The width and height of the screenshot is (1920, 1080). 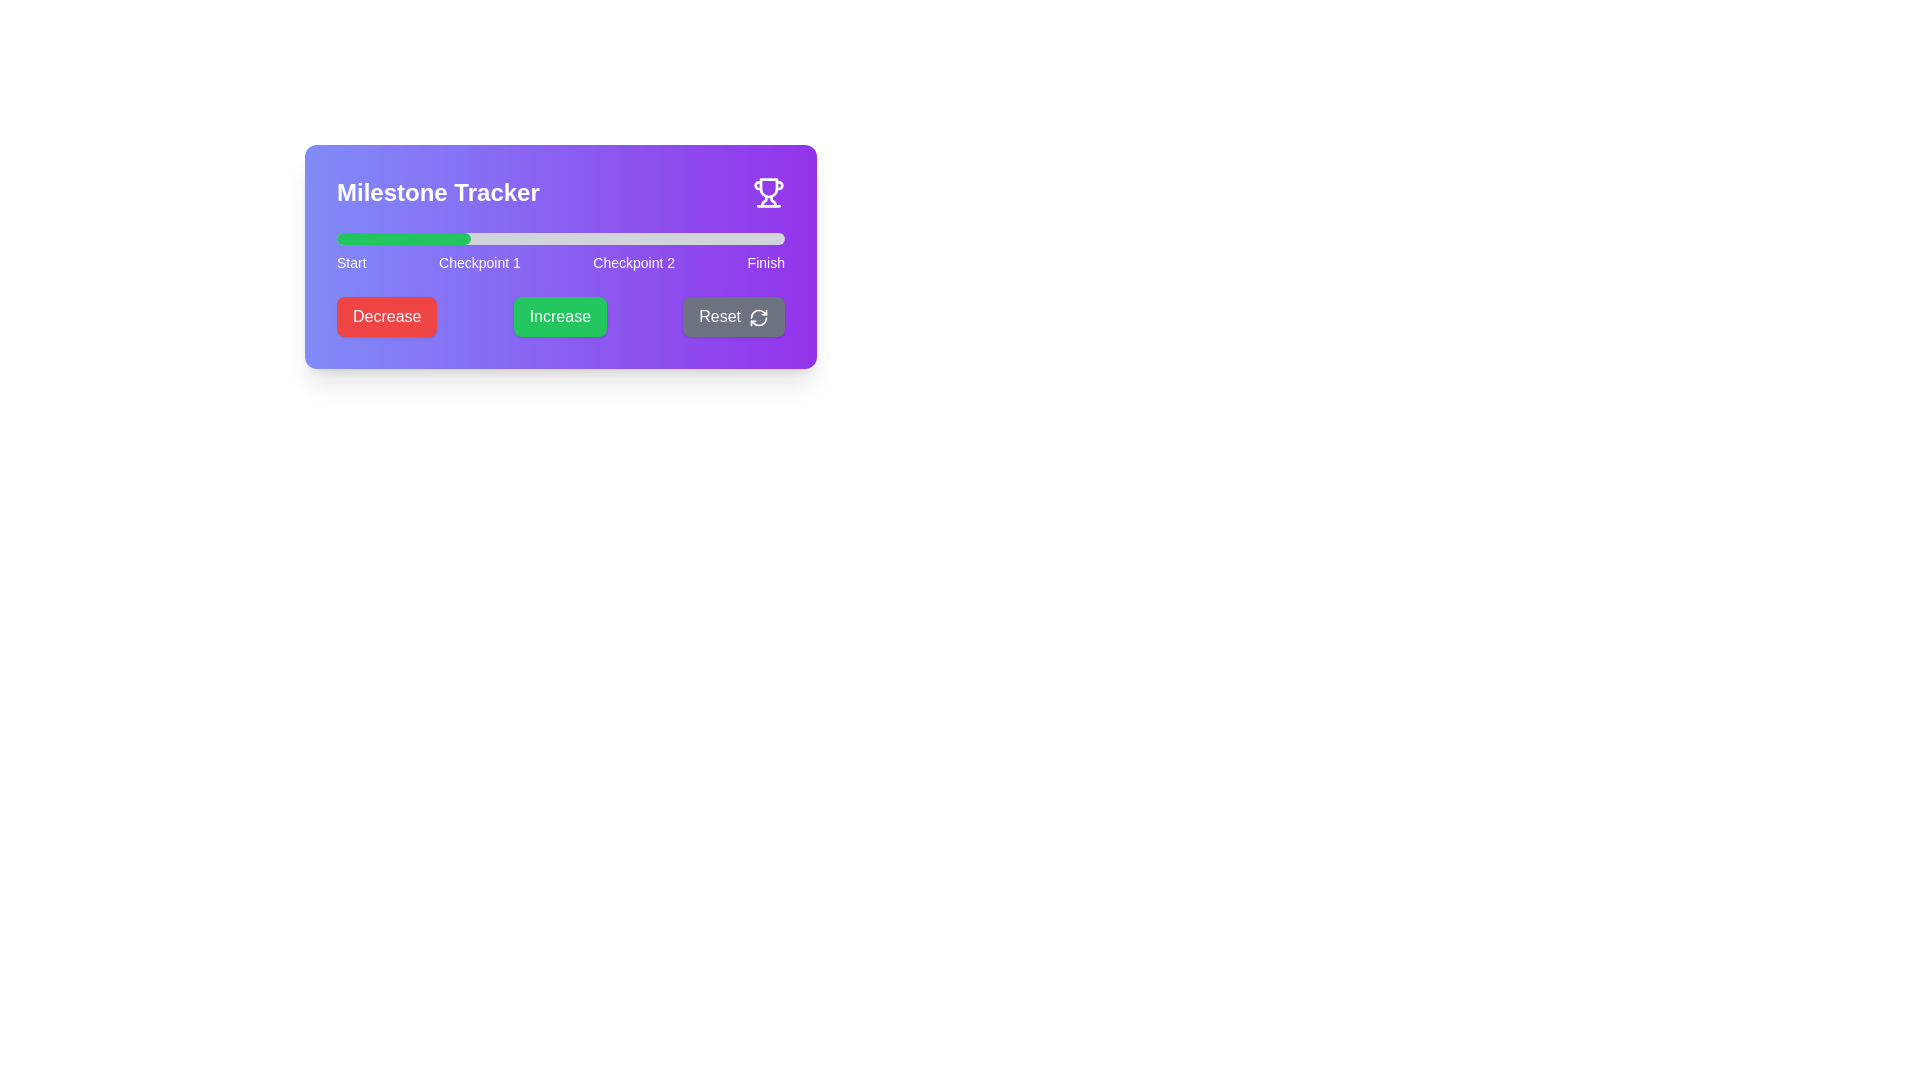 What do you see at coordinates (763, 201) in the screenshot?
I see `the curved shape forming part of the left vertical stem of the trophy figure in the top-right corner of the milestone tracker component` at bounding box center [763, 201].